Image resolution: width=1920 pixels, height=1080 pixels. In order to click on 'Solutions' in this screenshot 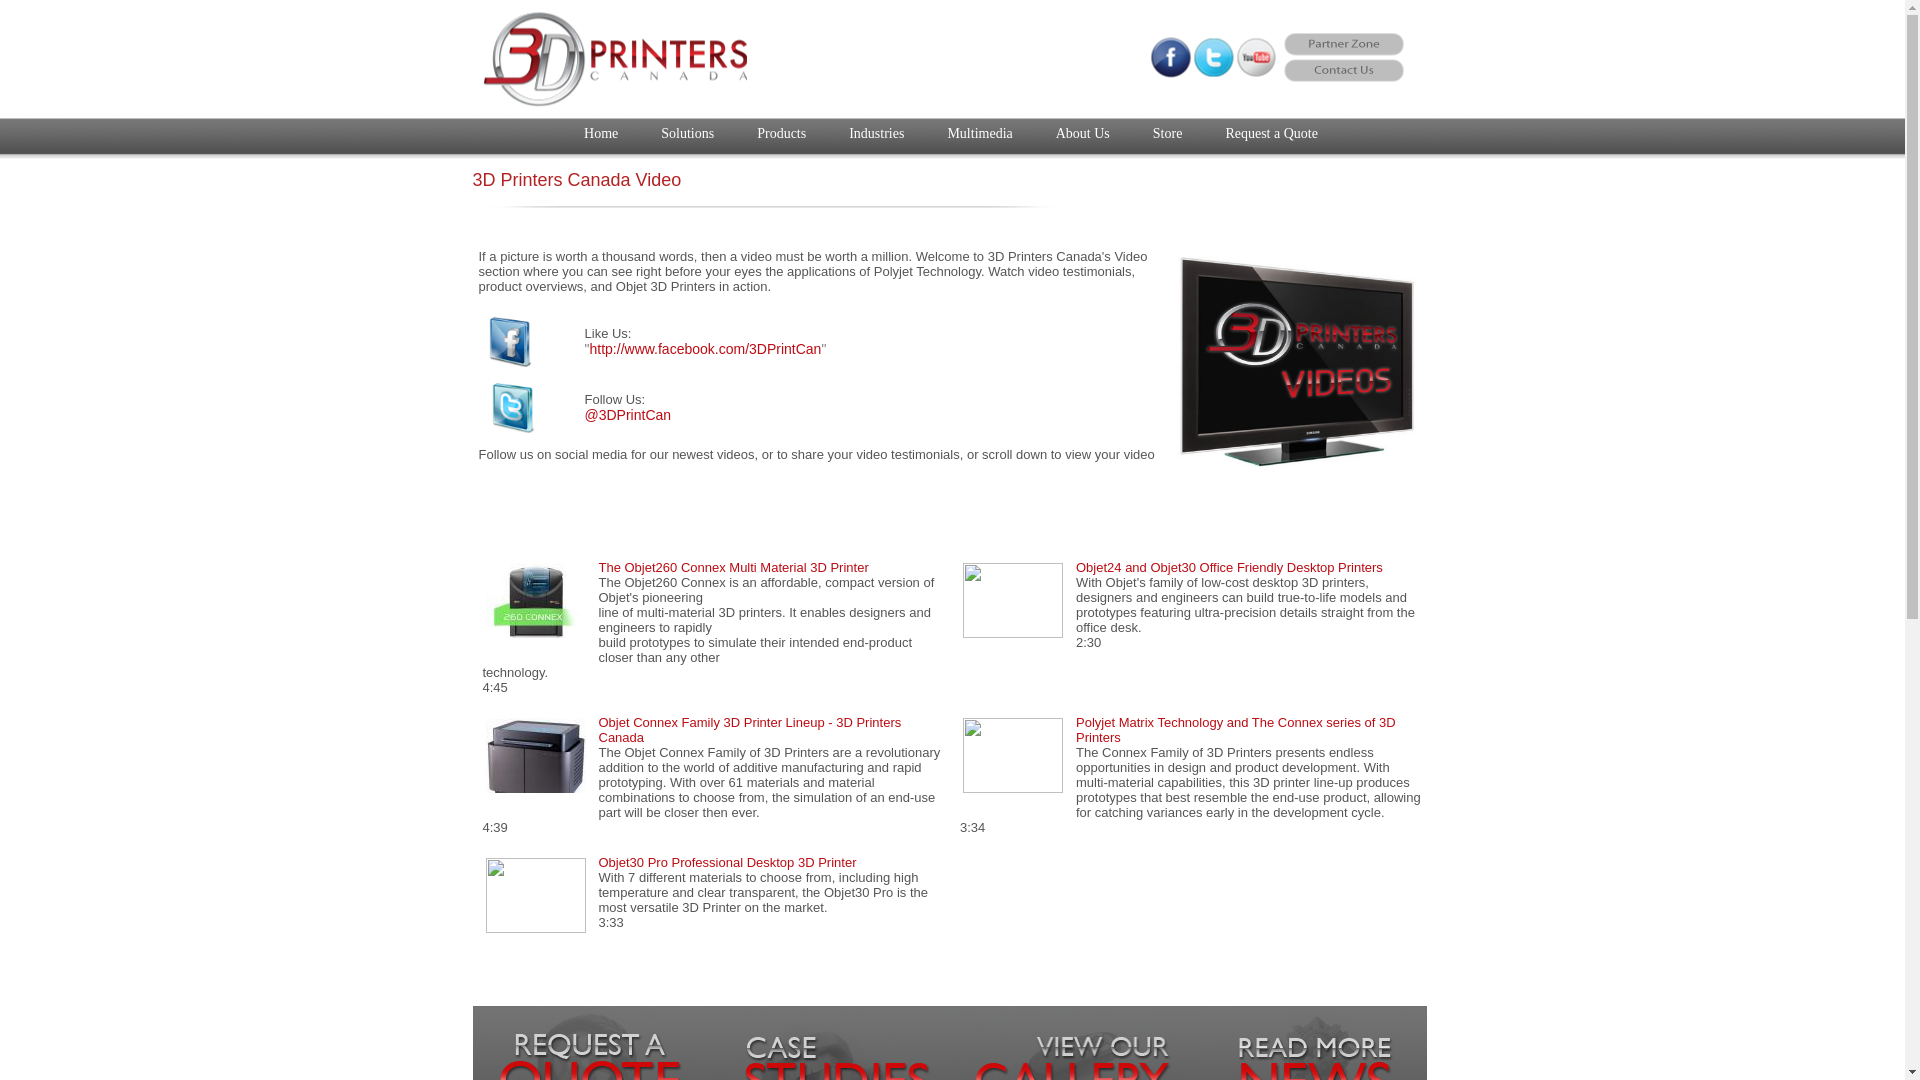, I will do `click(687, 134)`.